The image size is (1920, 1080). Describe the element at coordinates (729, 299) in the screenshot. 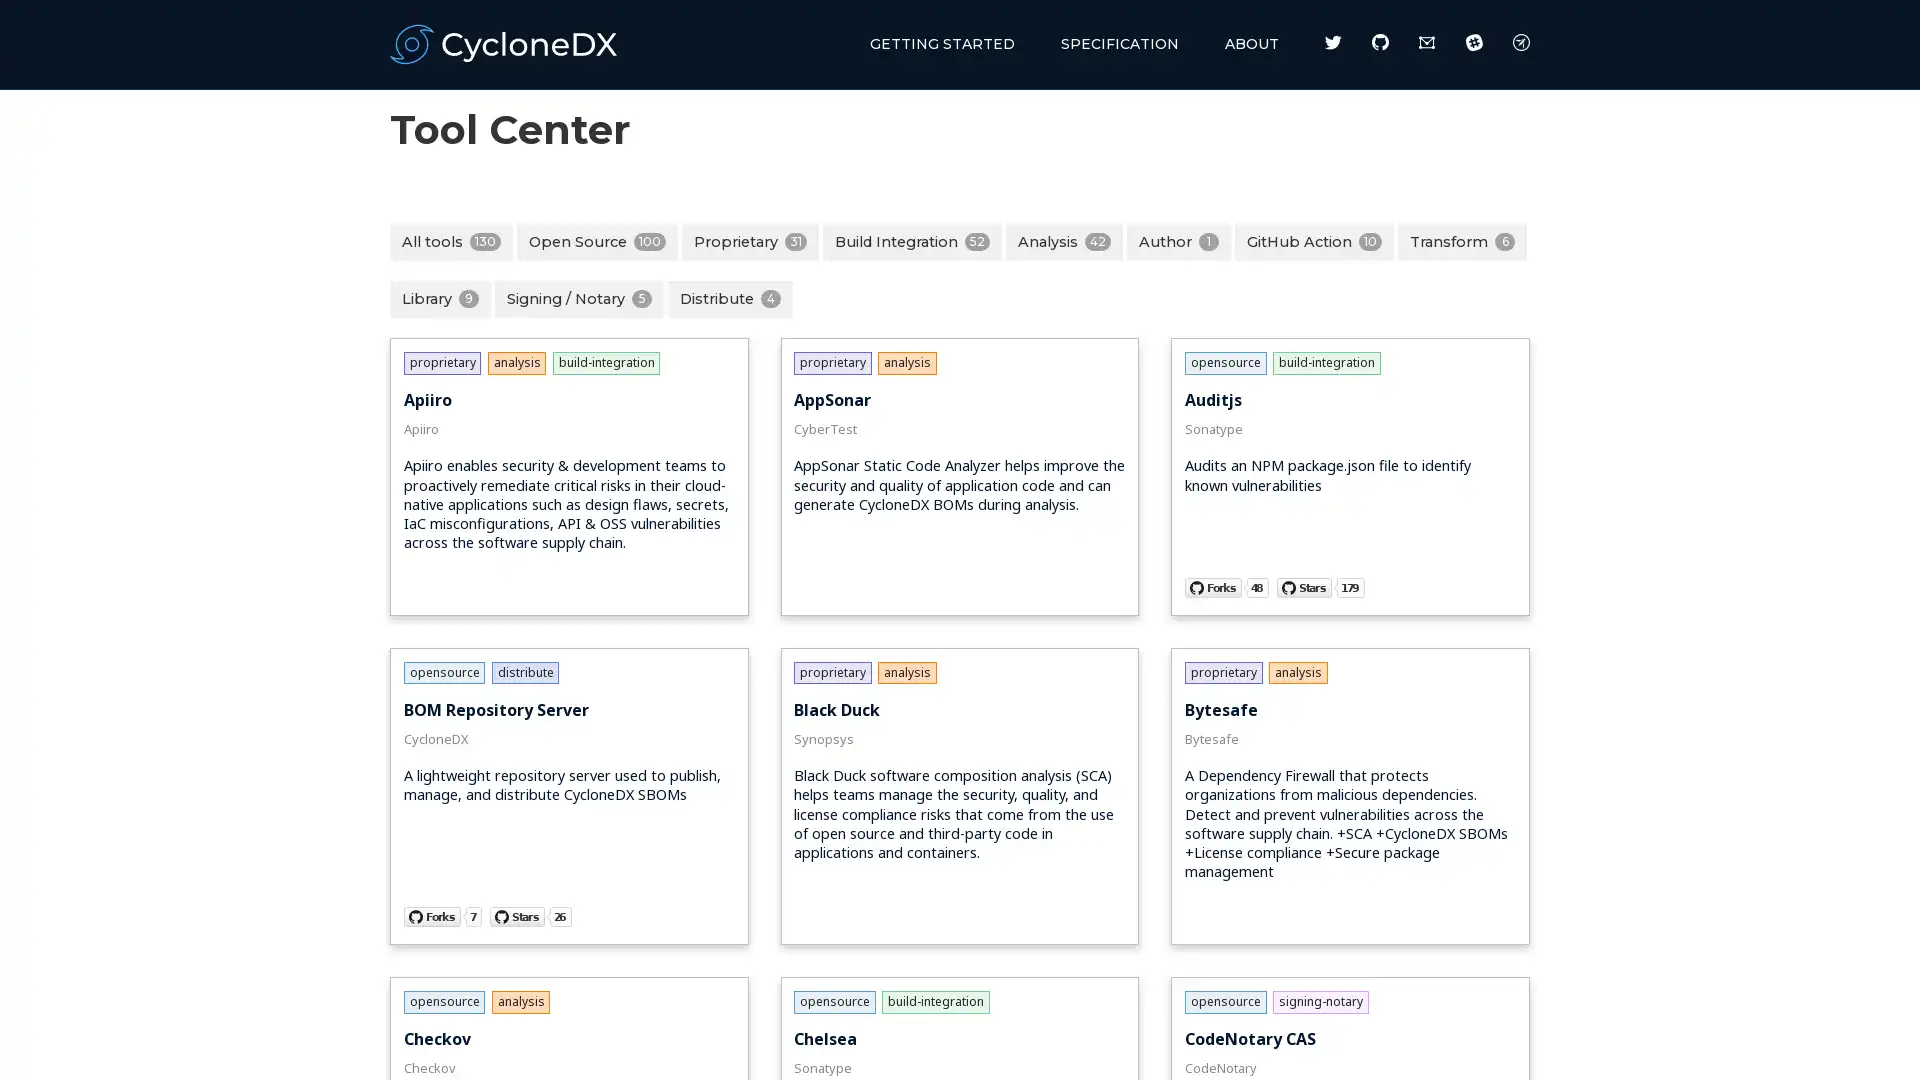

I see `Distribute 4` at that location.